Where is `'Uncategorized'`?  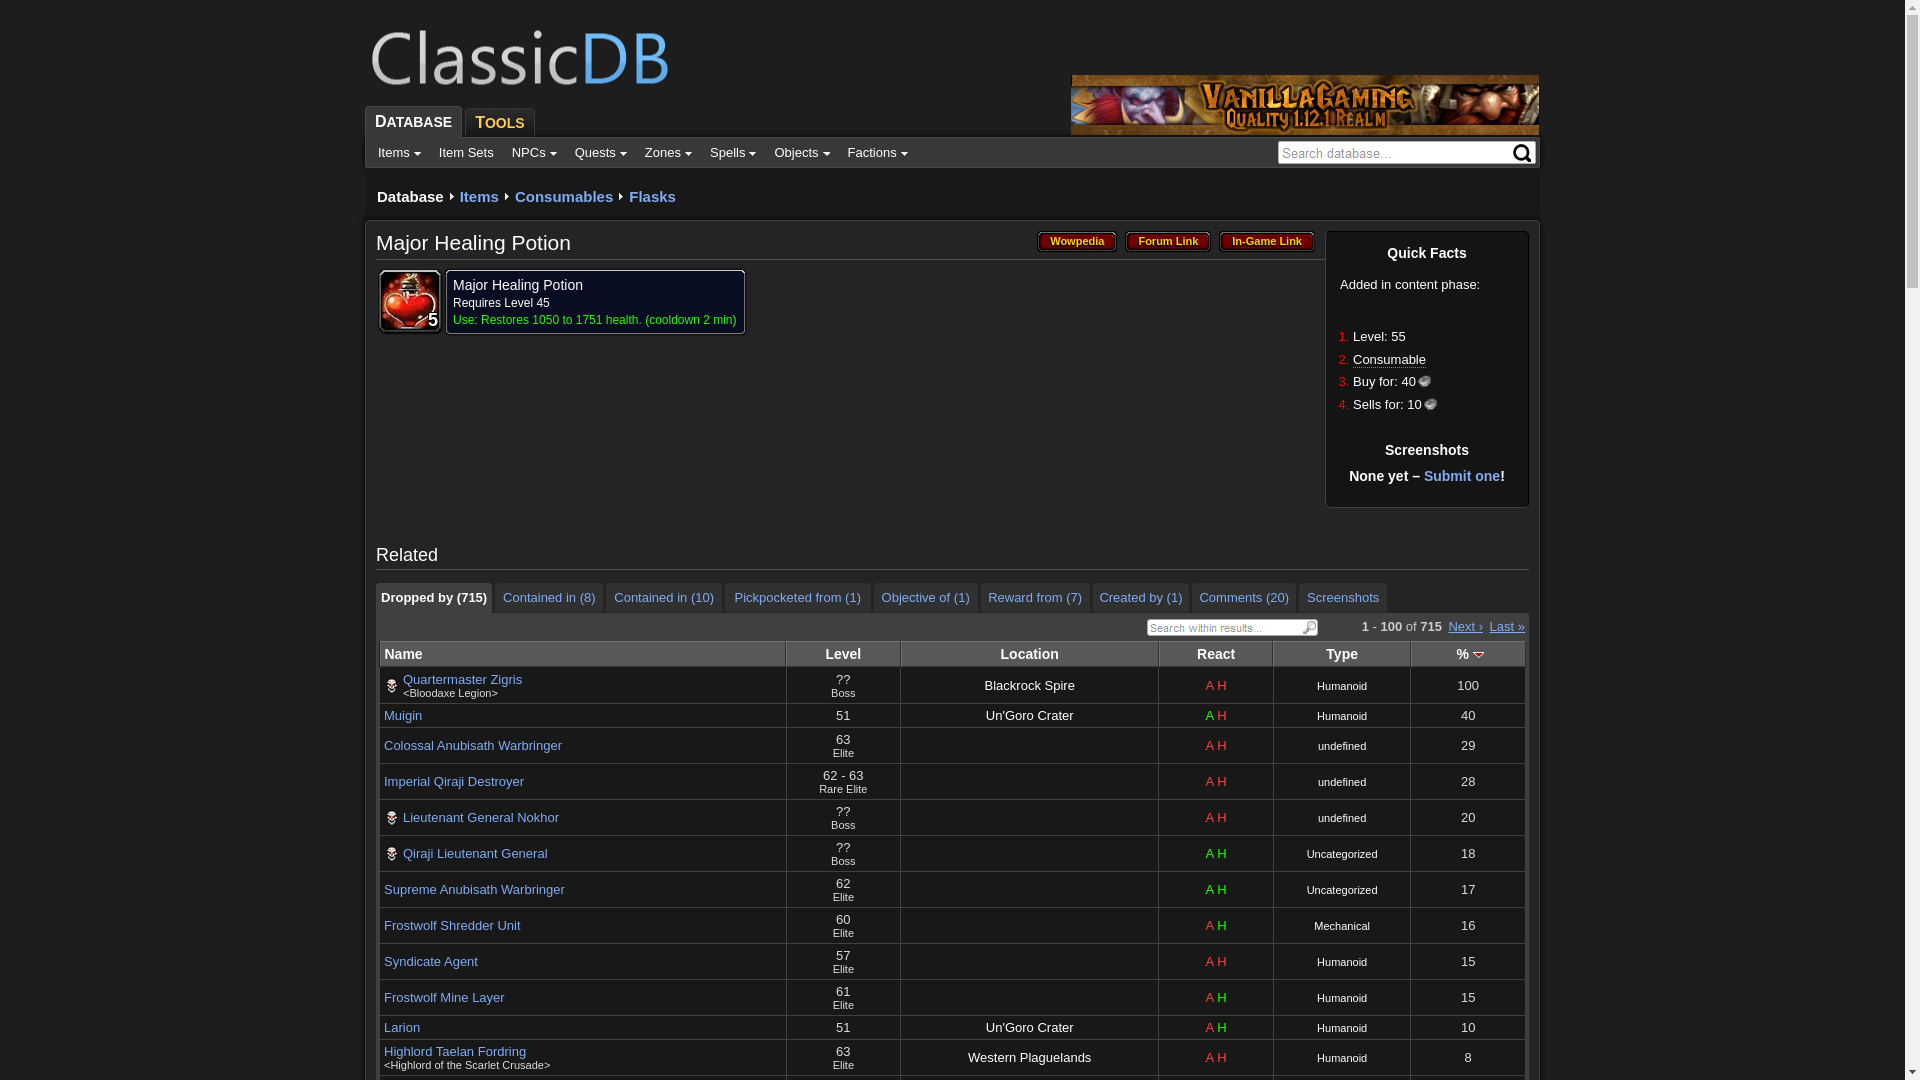
'Uncategorized' is located at coordinates (1342, 889).